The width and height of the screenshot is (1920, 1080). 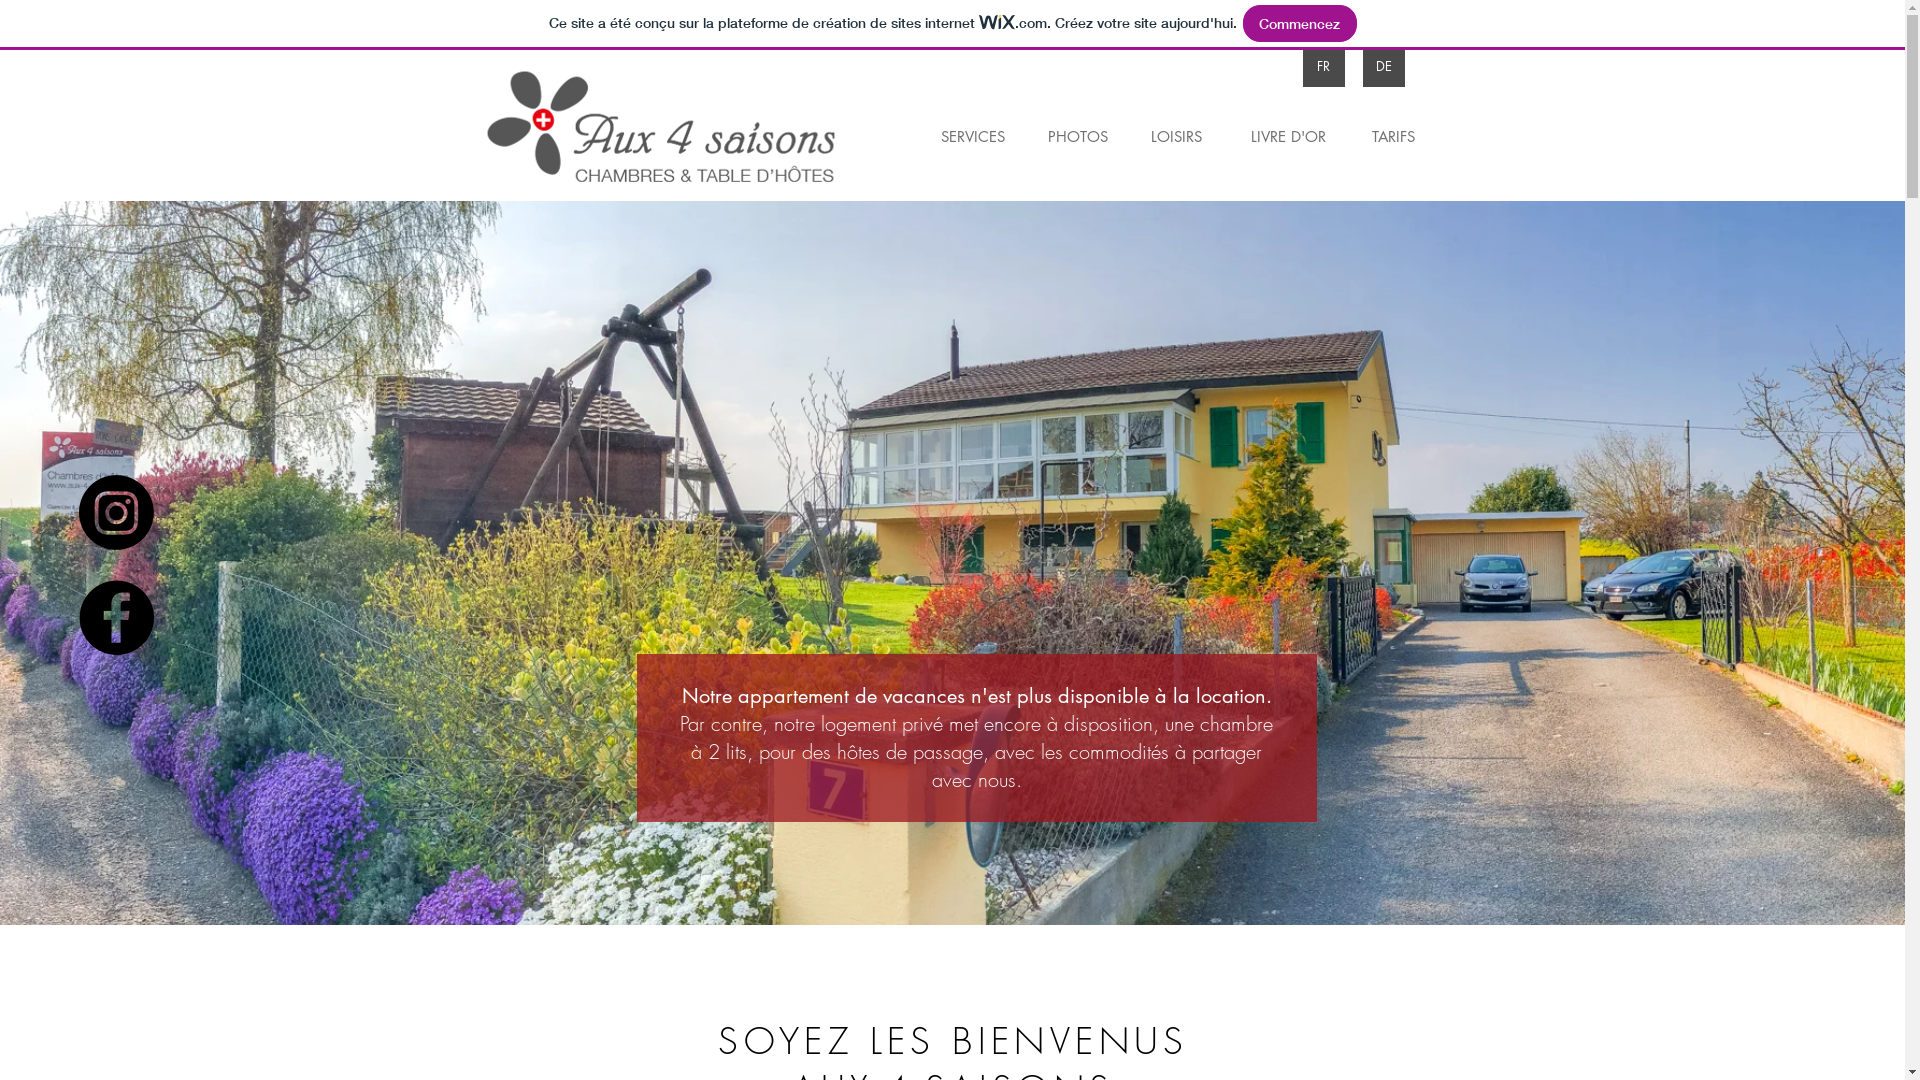 What do you see at coordinates (1381, 65) in the screenshot?
I see `'DE'` at bounding box center [1381, 65].